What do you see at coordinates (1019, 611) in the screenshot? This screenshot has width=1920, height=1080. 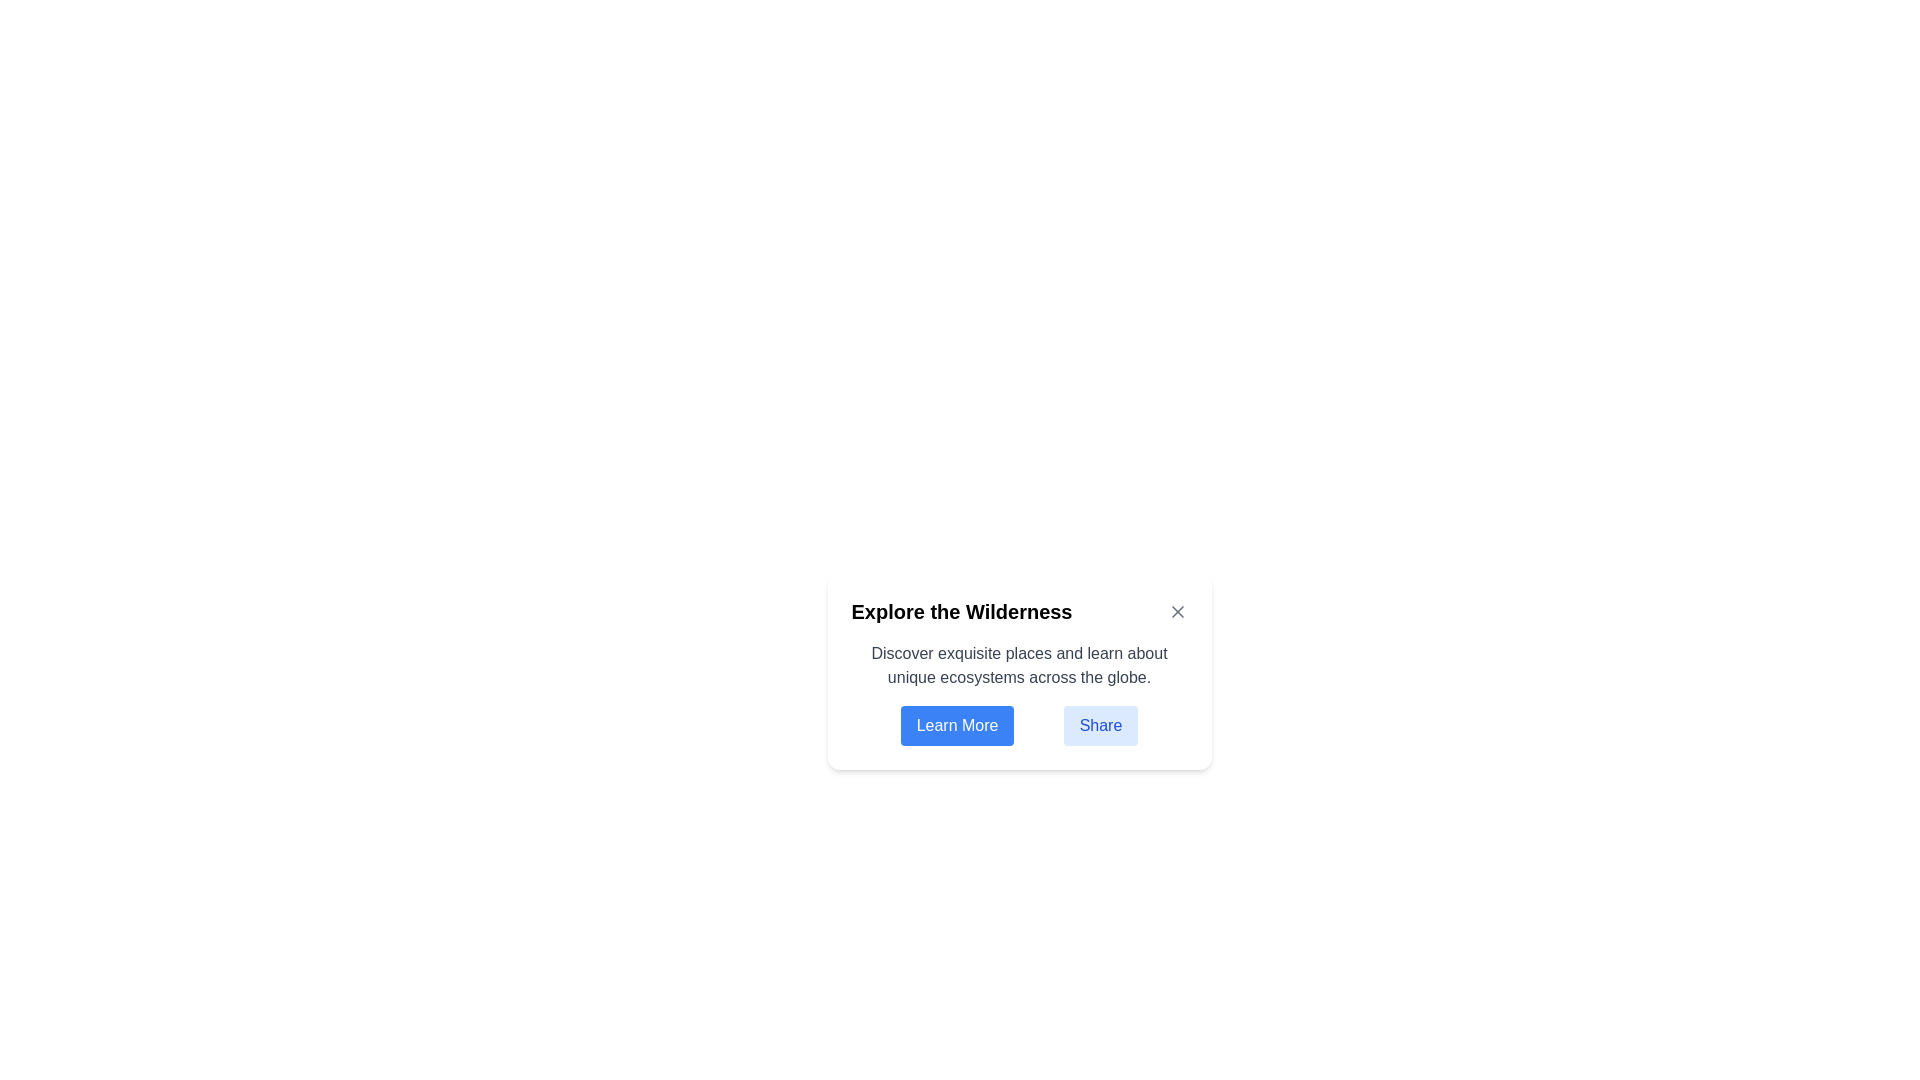 I see `the text label or heading at the top-center of the card, which summarizes the content below` at bounding box center [1019, 611].